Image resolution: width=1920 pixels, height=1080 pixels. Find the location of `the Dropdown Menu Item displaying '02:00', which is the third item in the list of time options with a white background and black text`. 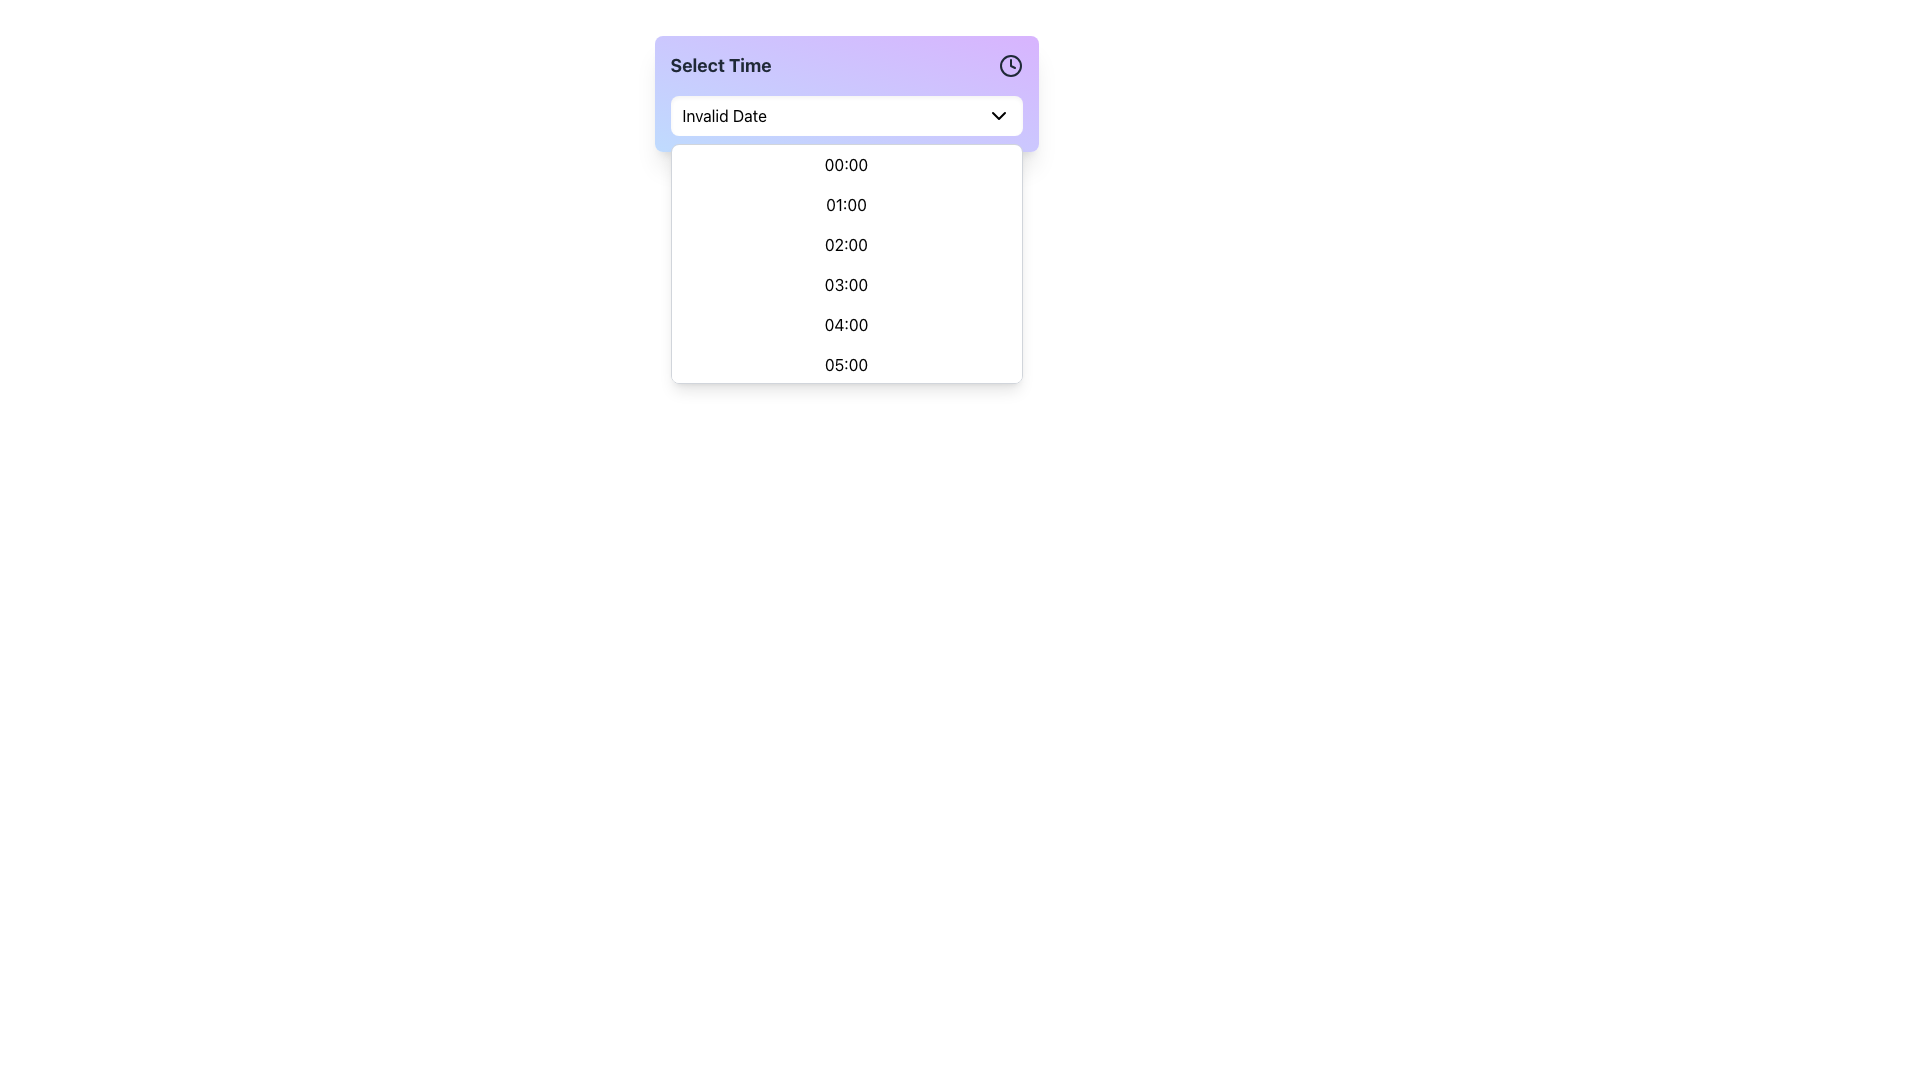

the Dropdown Menu Item displaying '02:00', which is the third item in the list of time options with a white background and black text is located at coordinates (846, 244).